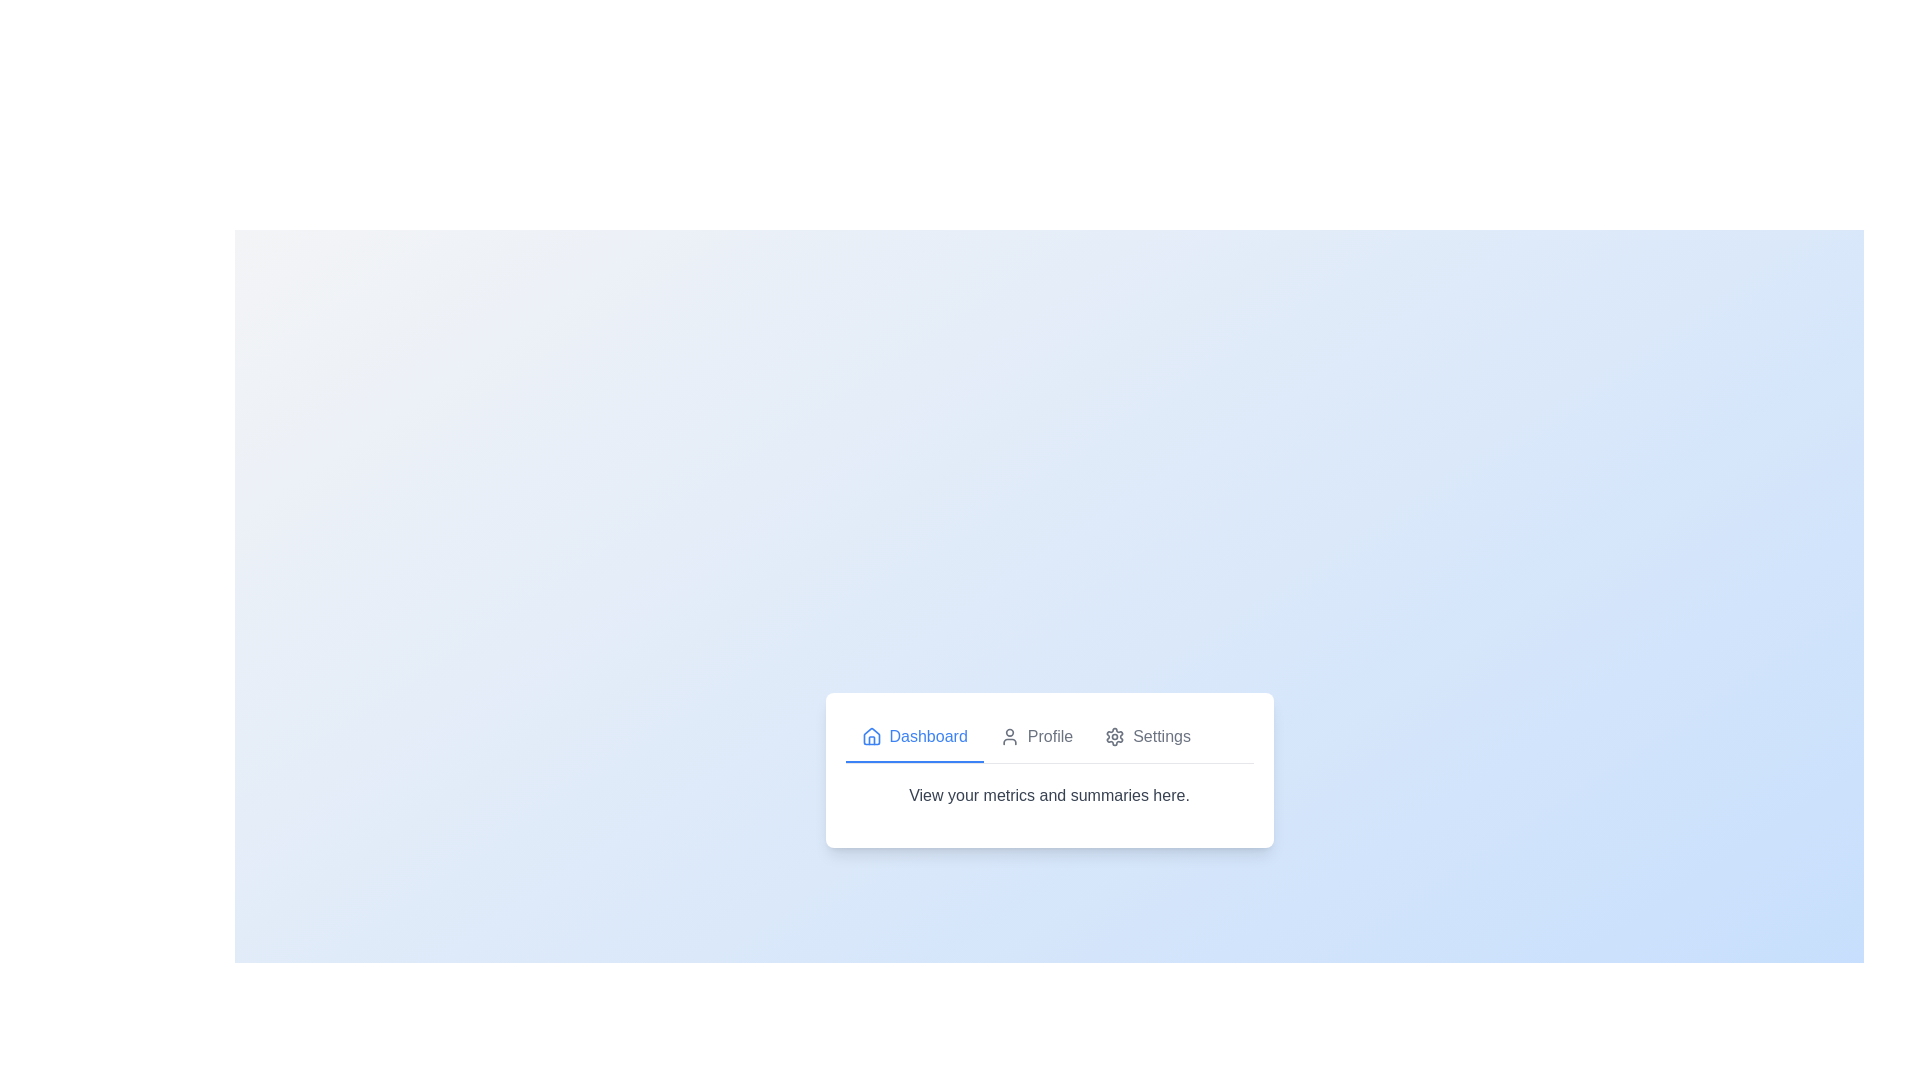 The width and height of the screenshot is (1920, 1080). What do you see at coordinates (1036, 737) in the screenshot?
I see `the tab labeled Profile` at bounding box center [1036, 737].